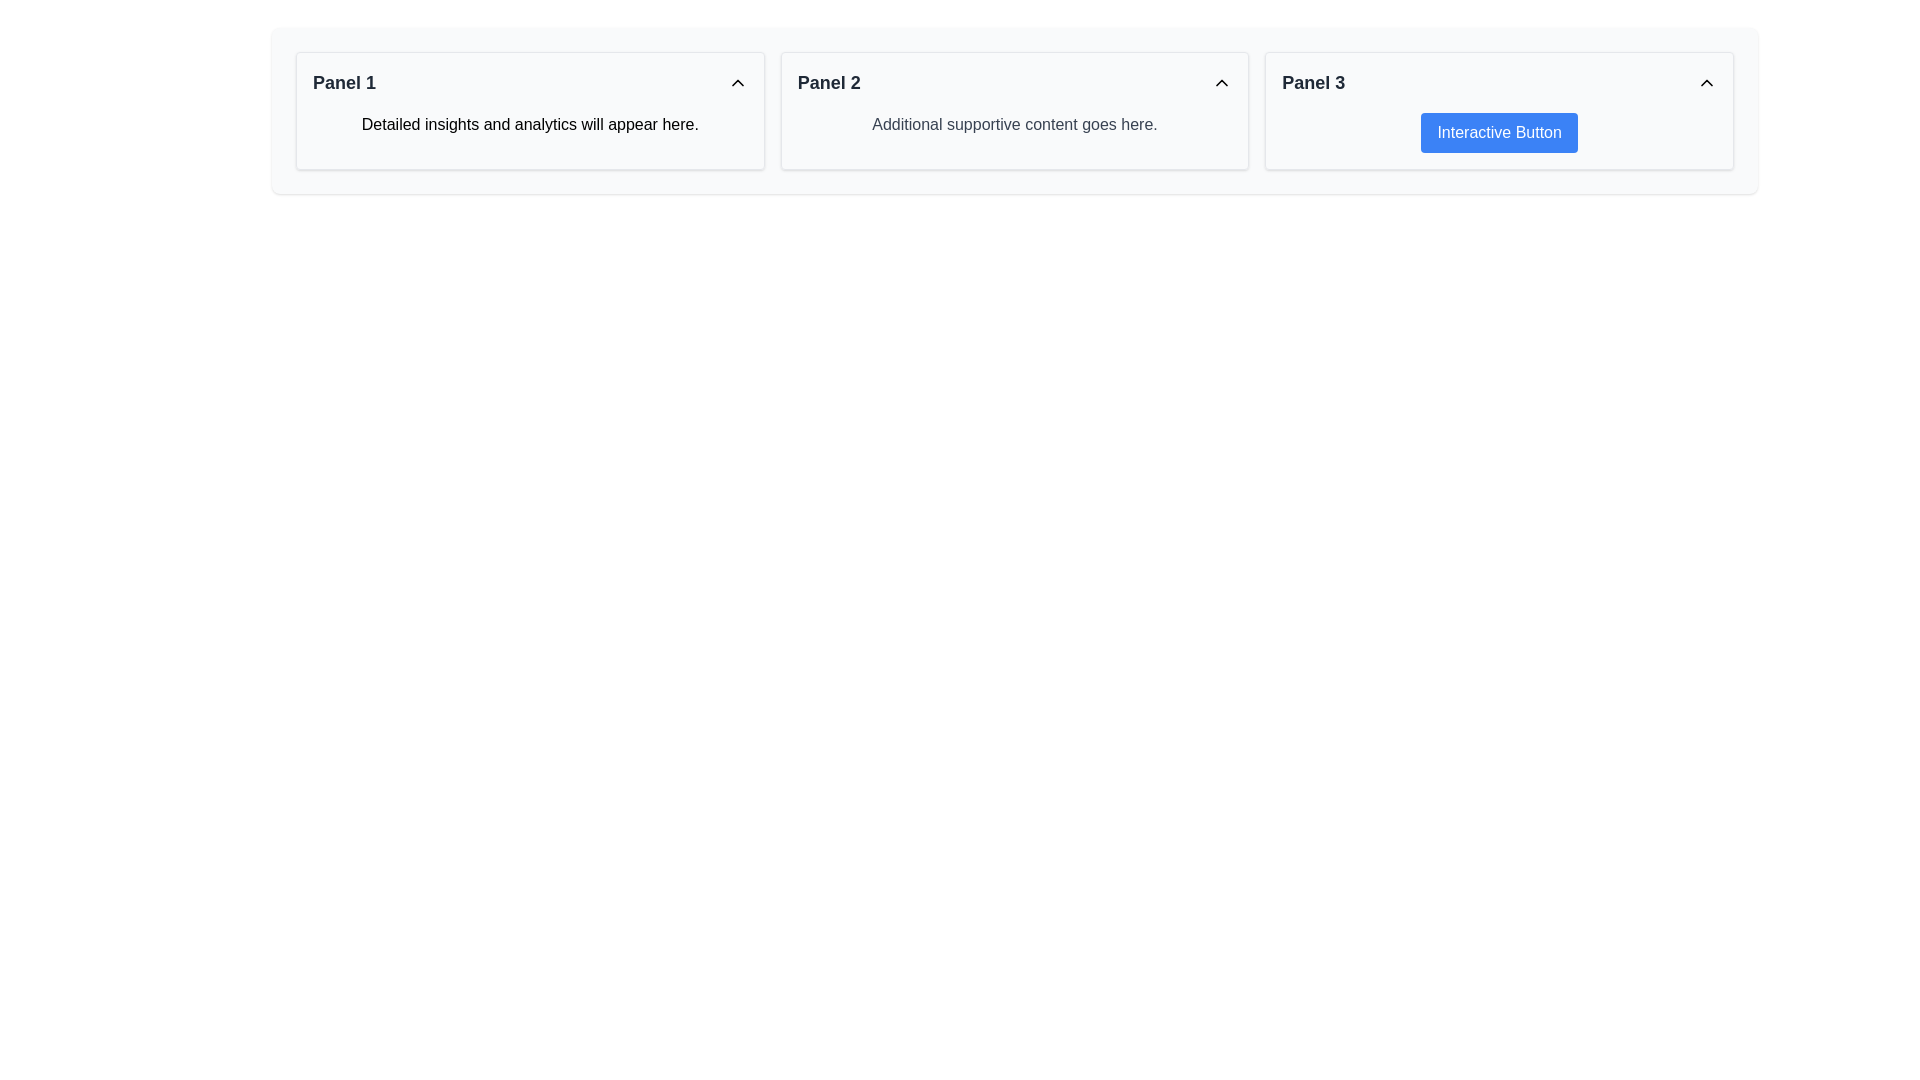  I want to click on the upward-pointing chevron icon located in the header section of 'Panel 2', so click(1221, 82).